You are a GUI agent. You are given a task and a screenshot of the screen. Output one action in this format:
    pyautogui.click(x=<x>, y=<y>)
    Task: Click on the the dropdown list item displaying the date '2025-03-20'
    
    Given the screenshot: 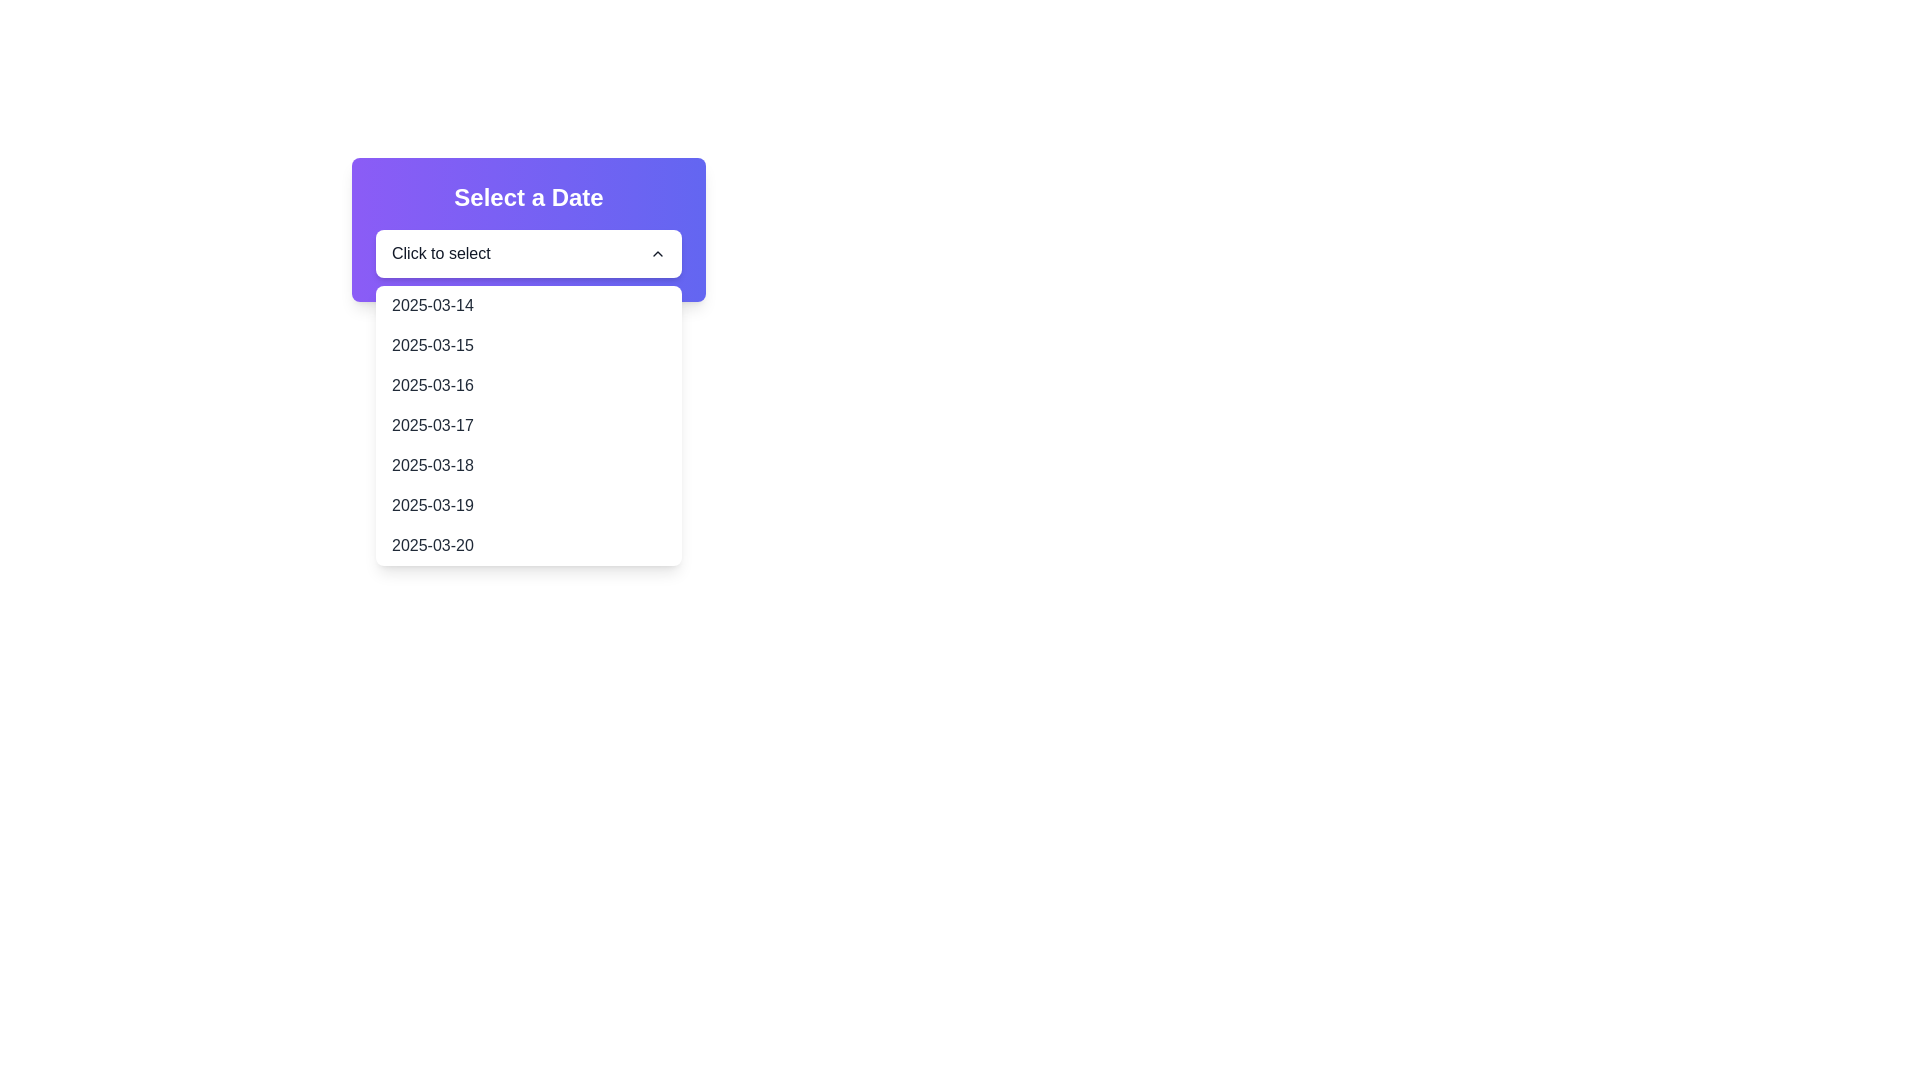 What is the action you would take?
    pyautogui.click(x=431, y=546)
    